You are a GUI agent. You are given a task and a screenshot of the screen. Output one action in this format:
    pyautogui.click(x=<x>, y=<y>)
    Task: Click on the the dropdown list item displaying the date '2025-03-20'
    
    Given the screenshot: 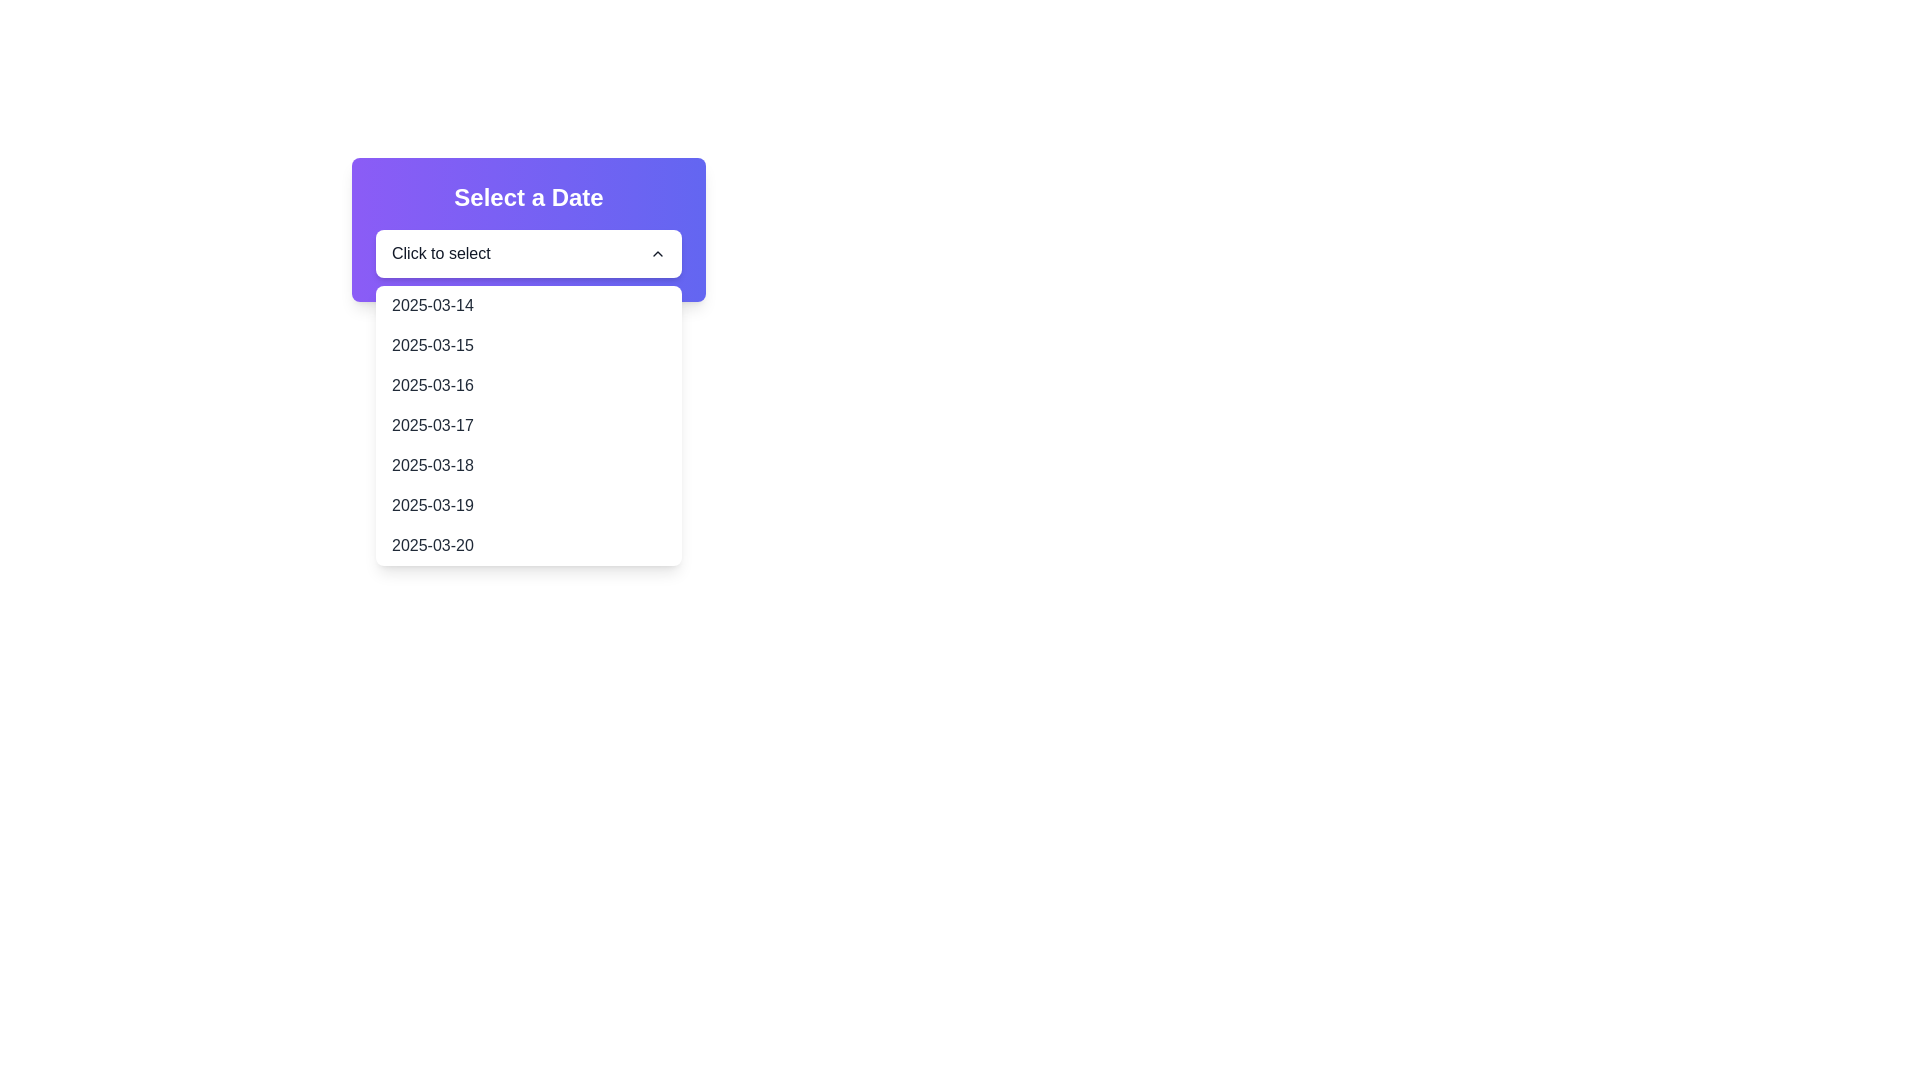 What is the action you would take?
    pyautogui.click(x=431, y=546)
    